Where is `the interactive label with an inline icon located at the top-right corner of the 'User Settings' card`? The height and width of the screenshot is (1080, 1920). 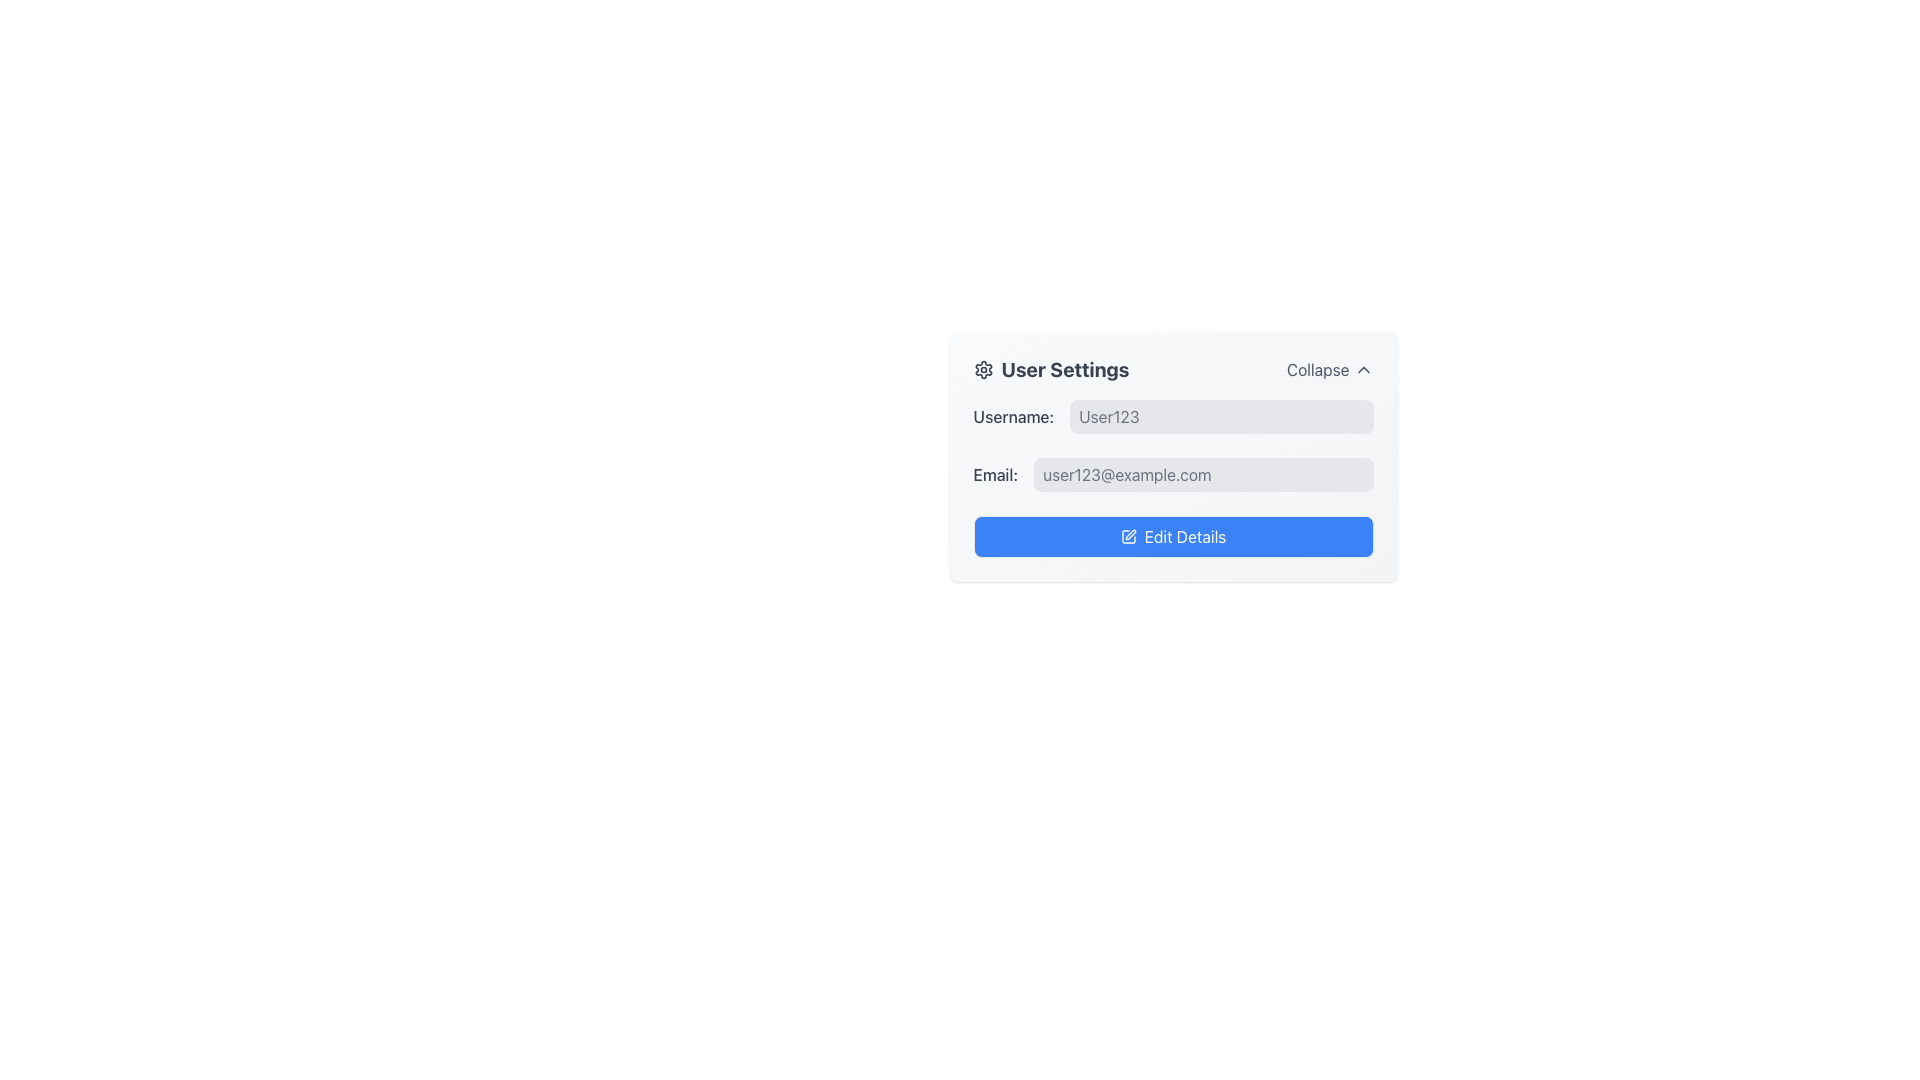
the interactive label with an inline icon located at the top-right corner of the 'User Settings' card is located at coordinates (1330, 370).